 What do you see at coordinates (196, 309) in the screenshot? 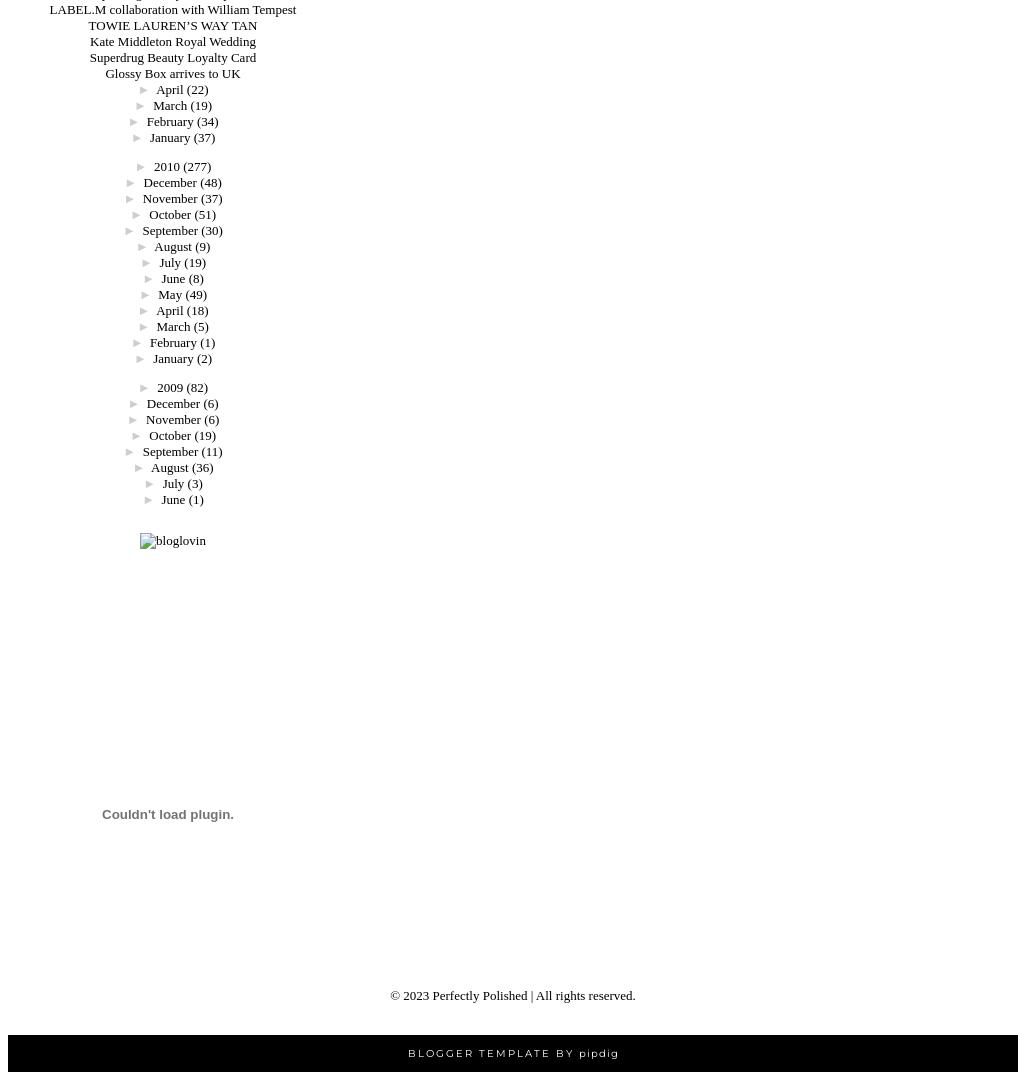
I see `'(18)'` at bounding box center [196, 309].